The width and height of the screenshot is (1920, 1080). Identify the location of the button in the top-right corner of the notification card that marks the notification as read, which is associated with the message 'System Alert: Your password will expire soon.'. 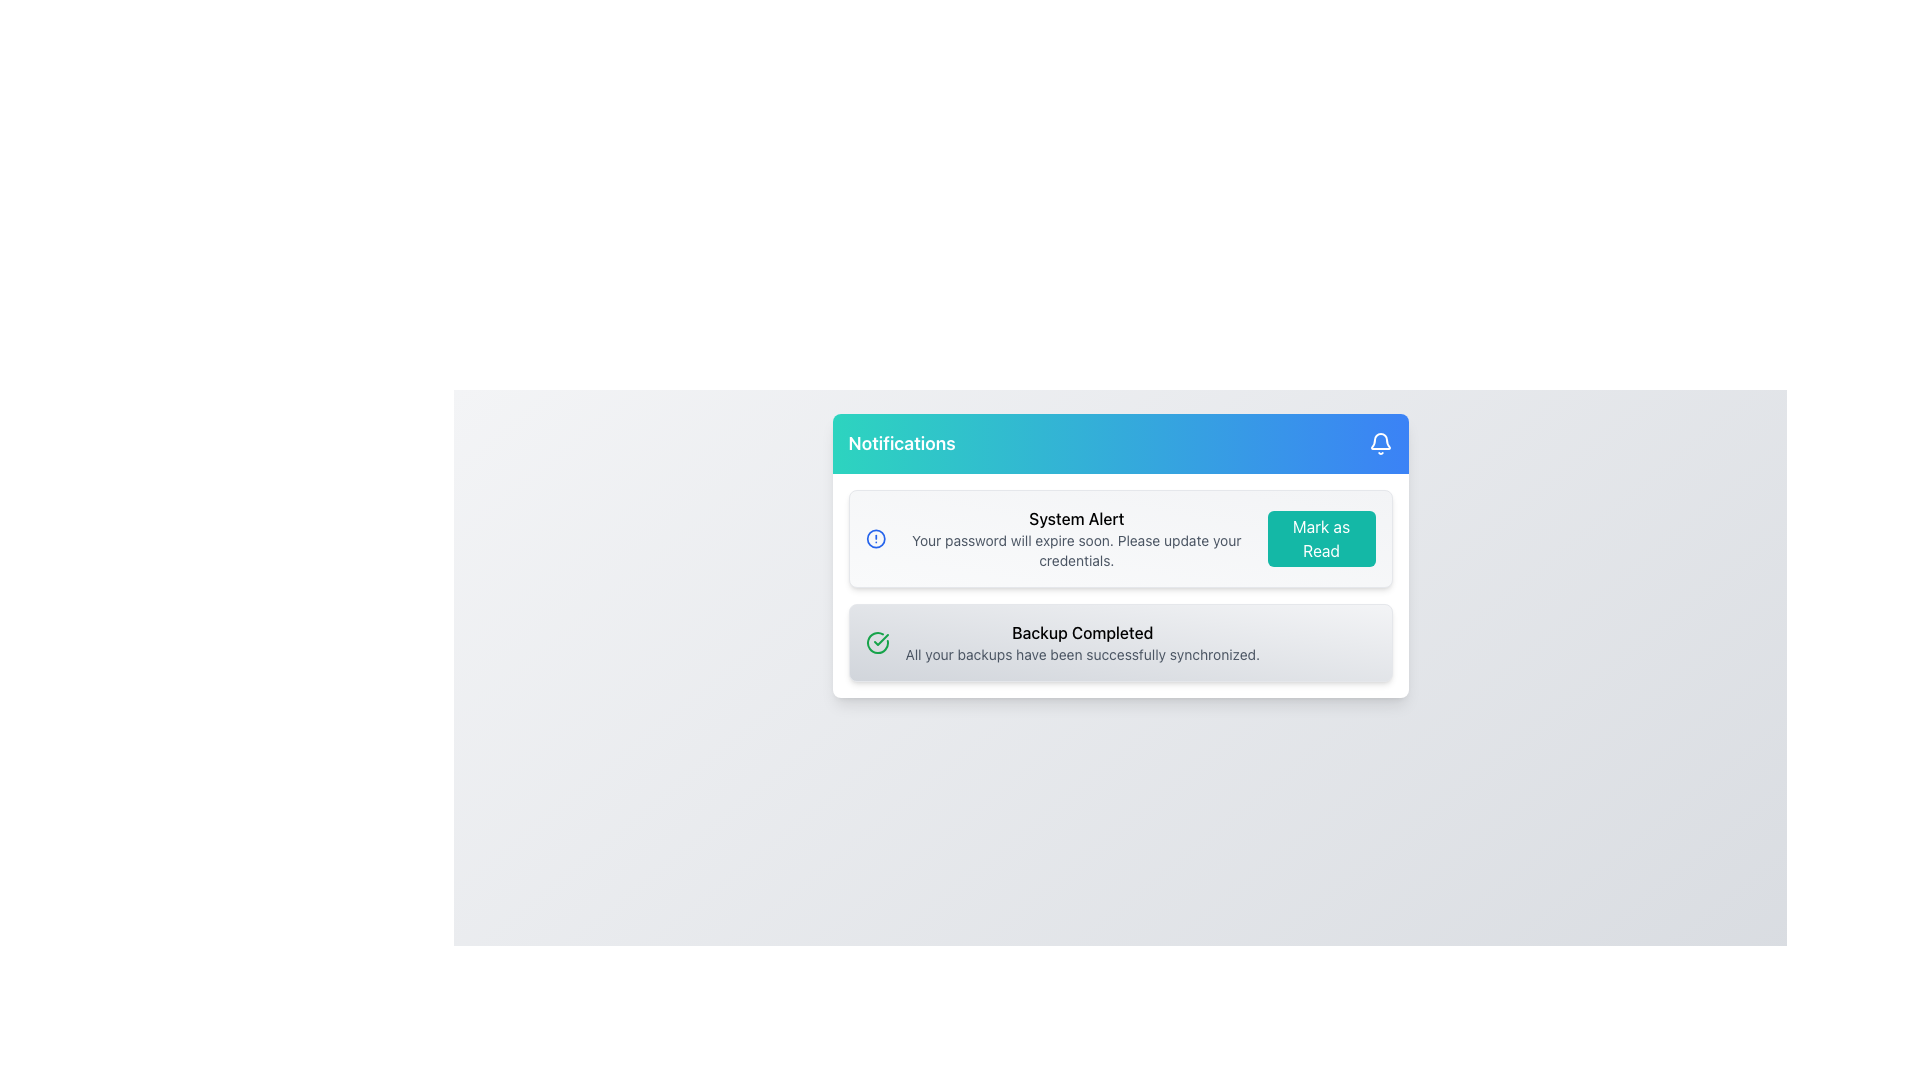
(1321, 538).